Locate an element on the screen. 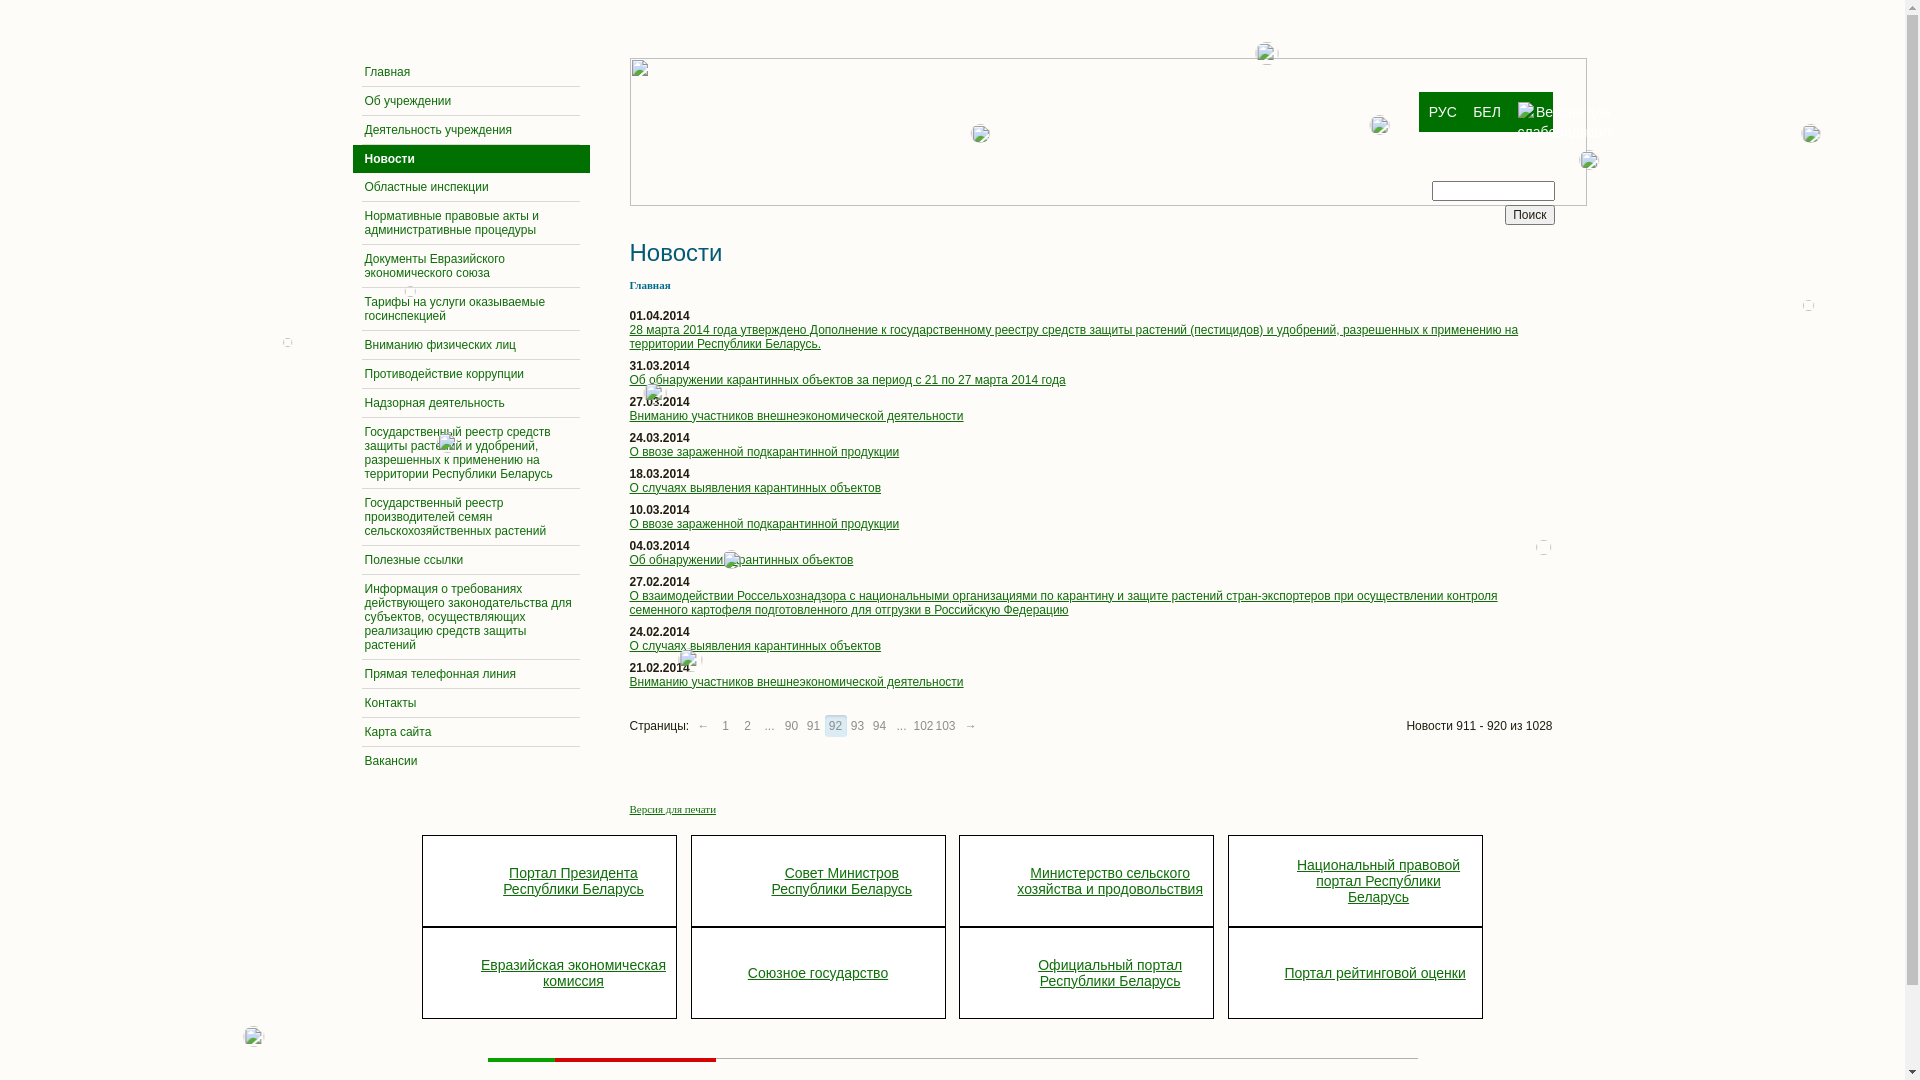  '103' is located at coordinates (944, 725).